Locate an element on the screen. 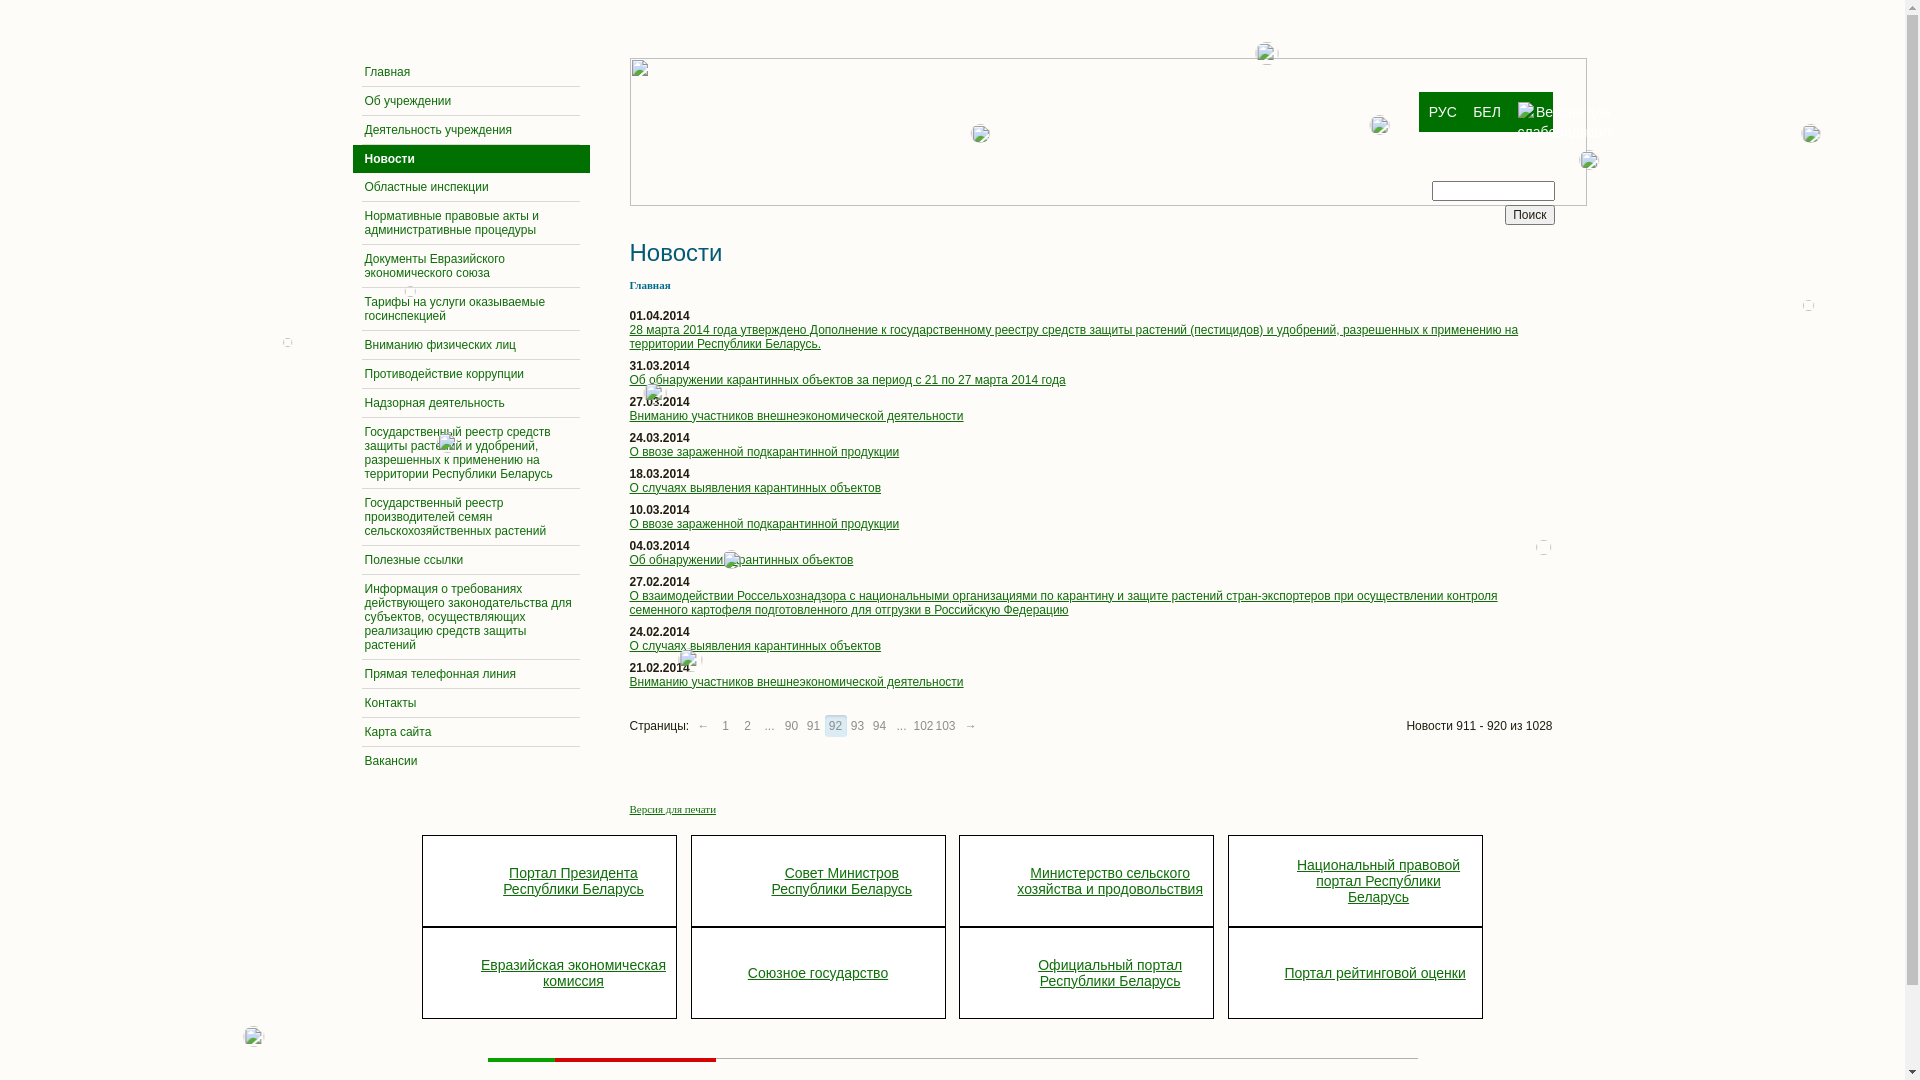  '103' is located at coordinates (944, 725).